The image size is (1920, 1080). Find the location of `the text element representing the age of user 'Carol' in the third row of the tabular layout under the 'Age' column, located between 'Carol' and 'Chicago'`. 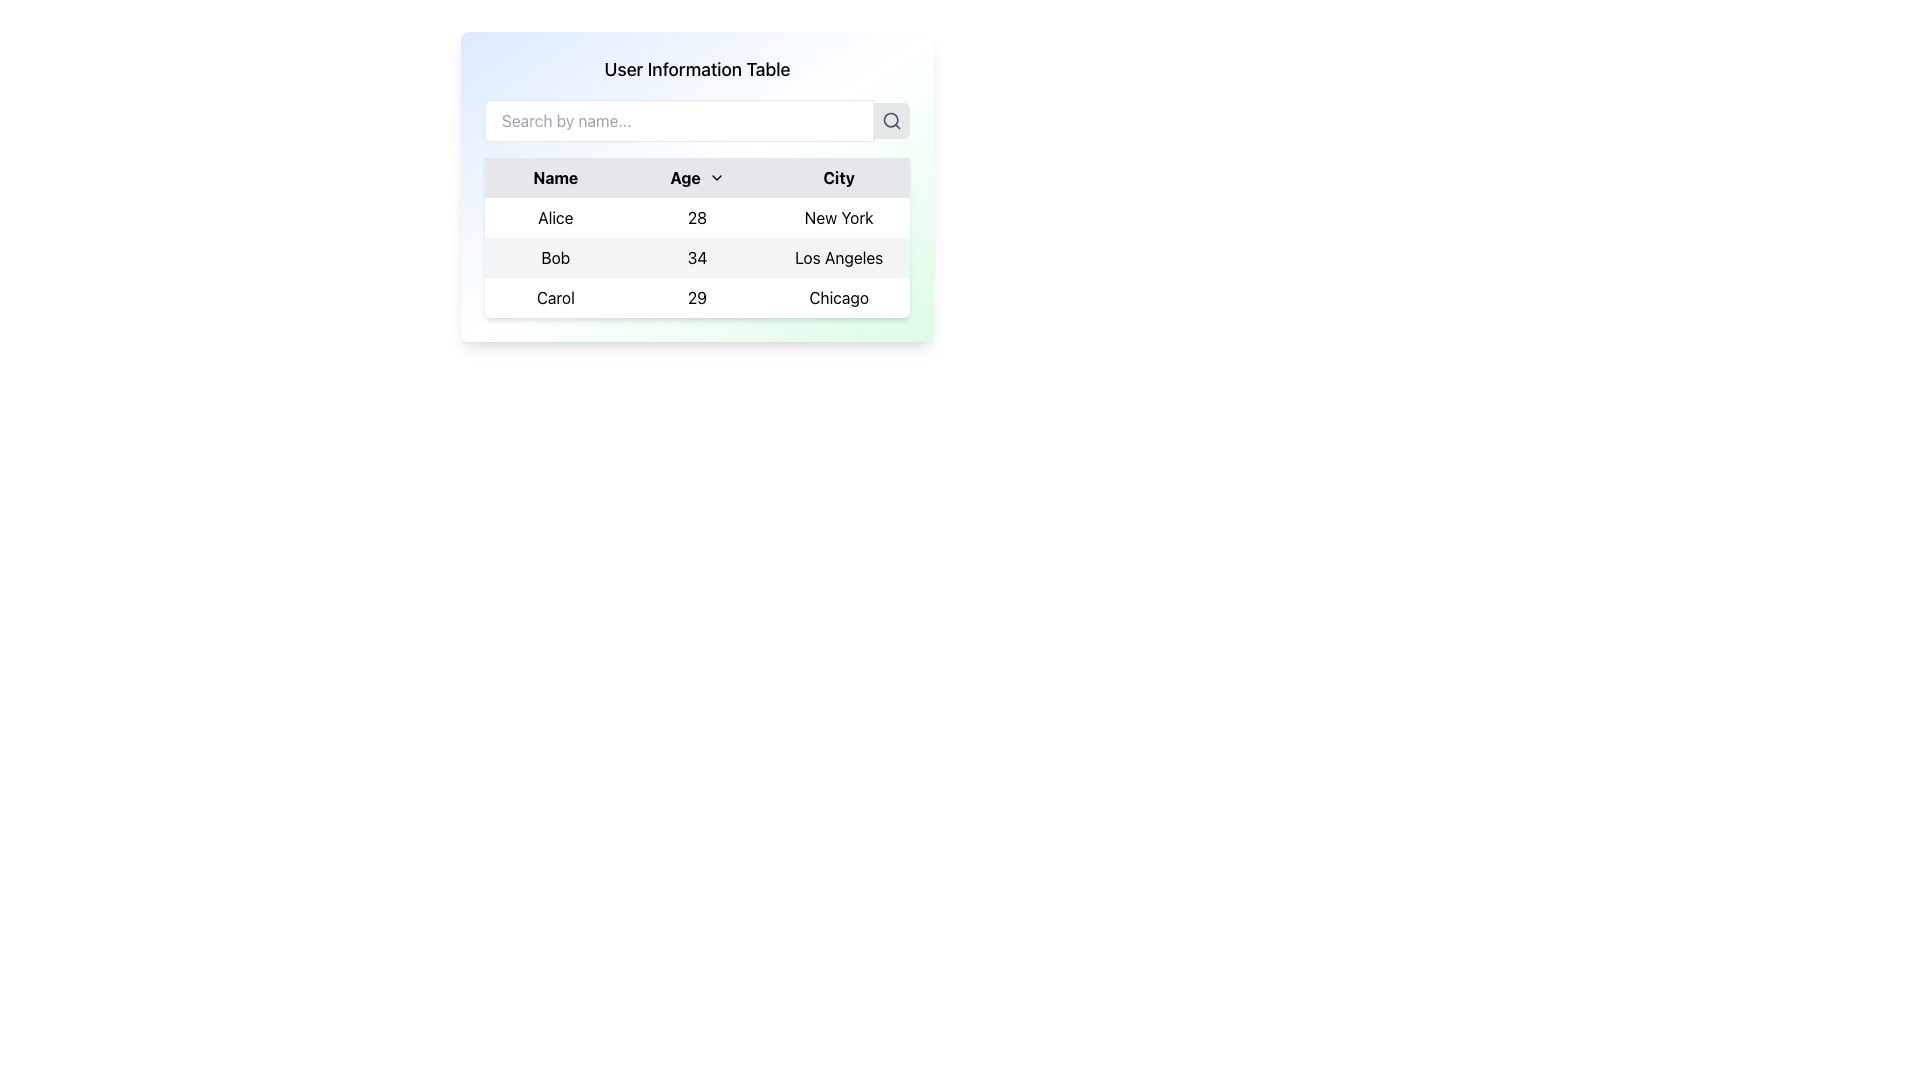

the text element representing the age of user 'Carol' in the third row of the tabular layout under the 'Age' column, located between 'Carol' and 'Chicago' is located at coordinates (697, 297).